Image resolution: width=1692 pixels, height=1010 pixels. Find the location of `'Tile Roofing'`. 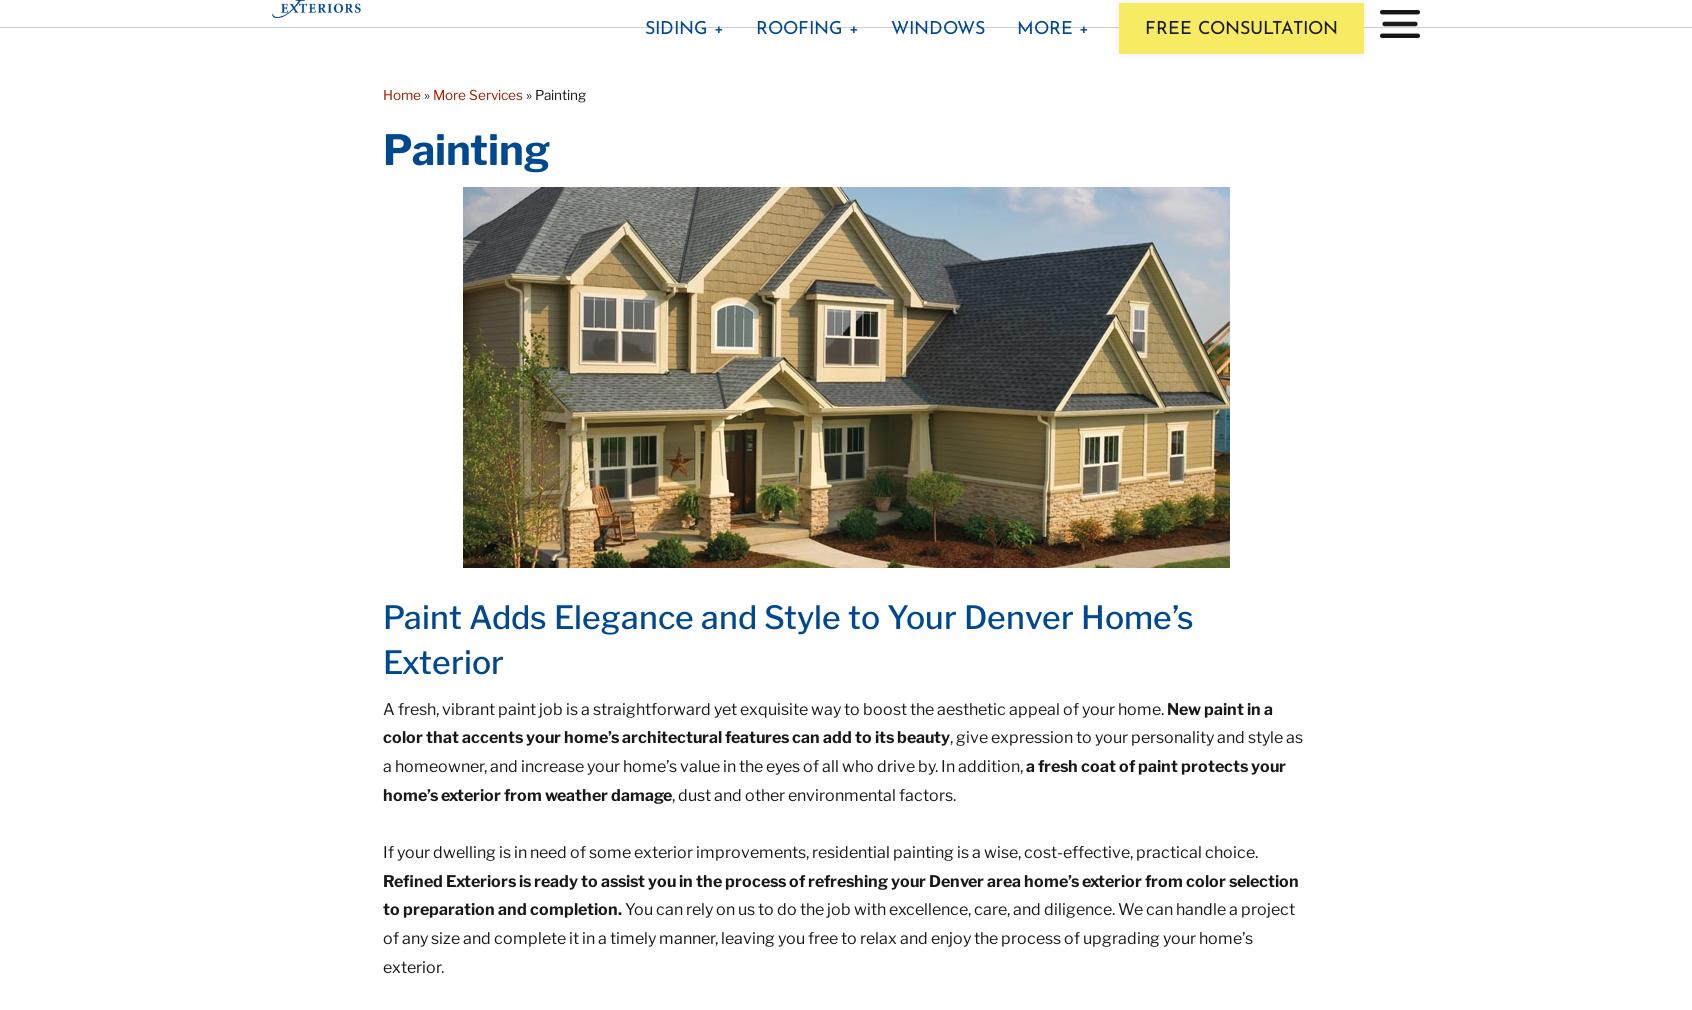

'Tile Roofing' is located at coordinates (750, 277).